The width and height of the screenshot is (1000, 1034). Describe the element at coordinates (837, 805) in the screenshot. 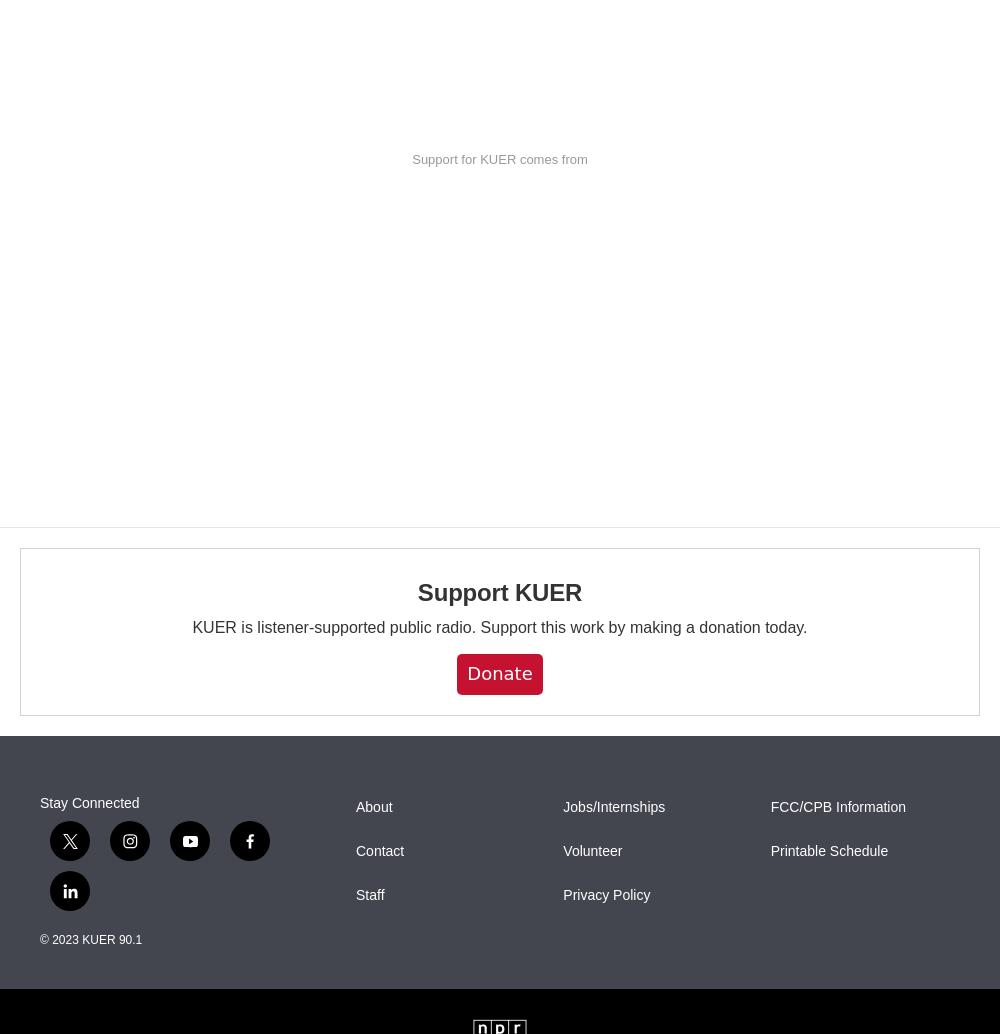

I see `'FCC/CPB Information'` at that location.